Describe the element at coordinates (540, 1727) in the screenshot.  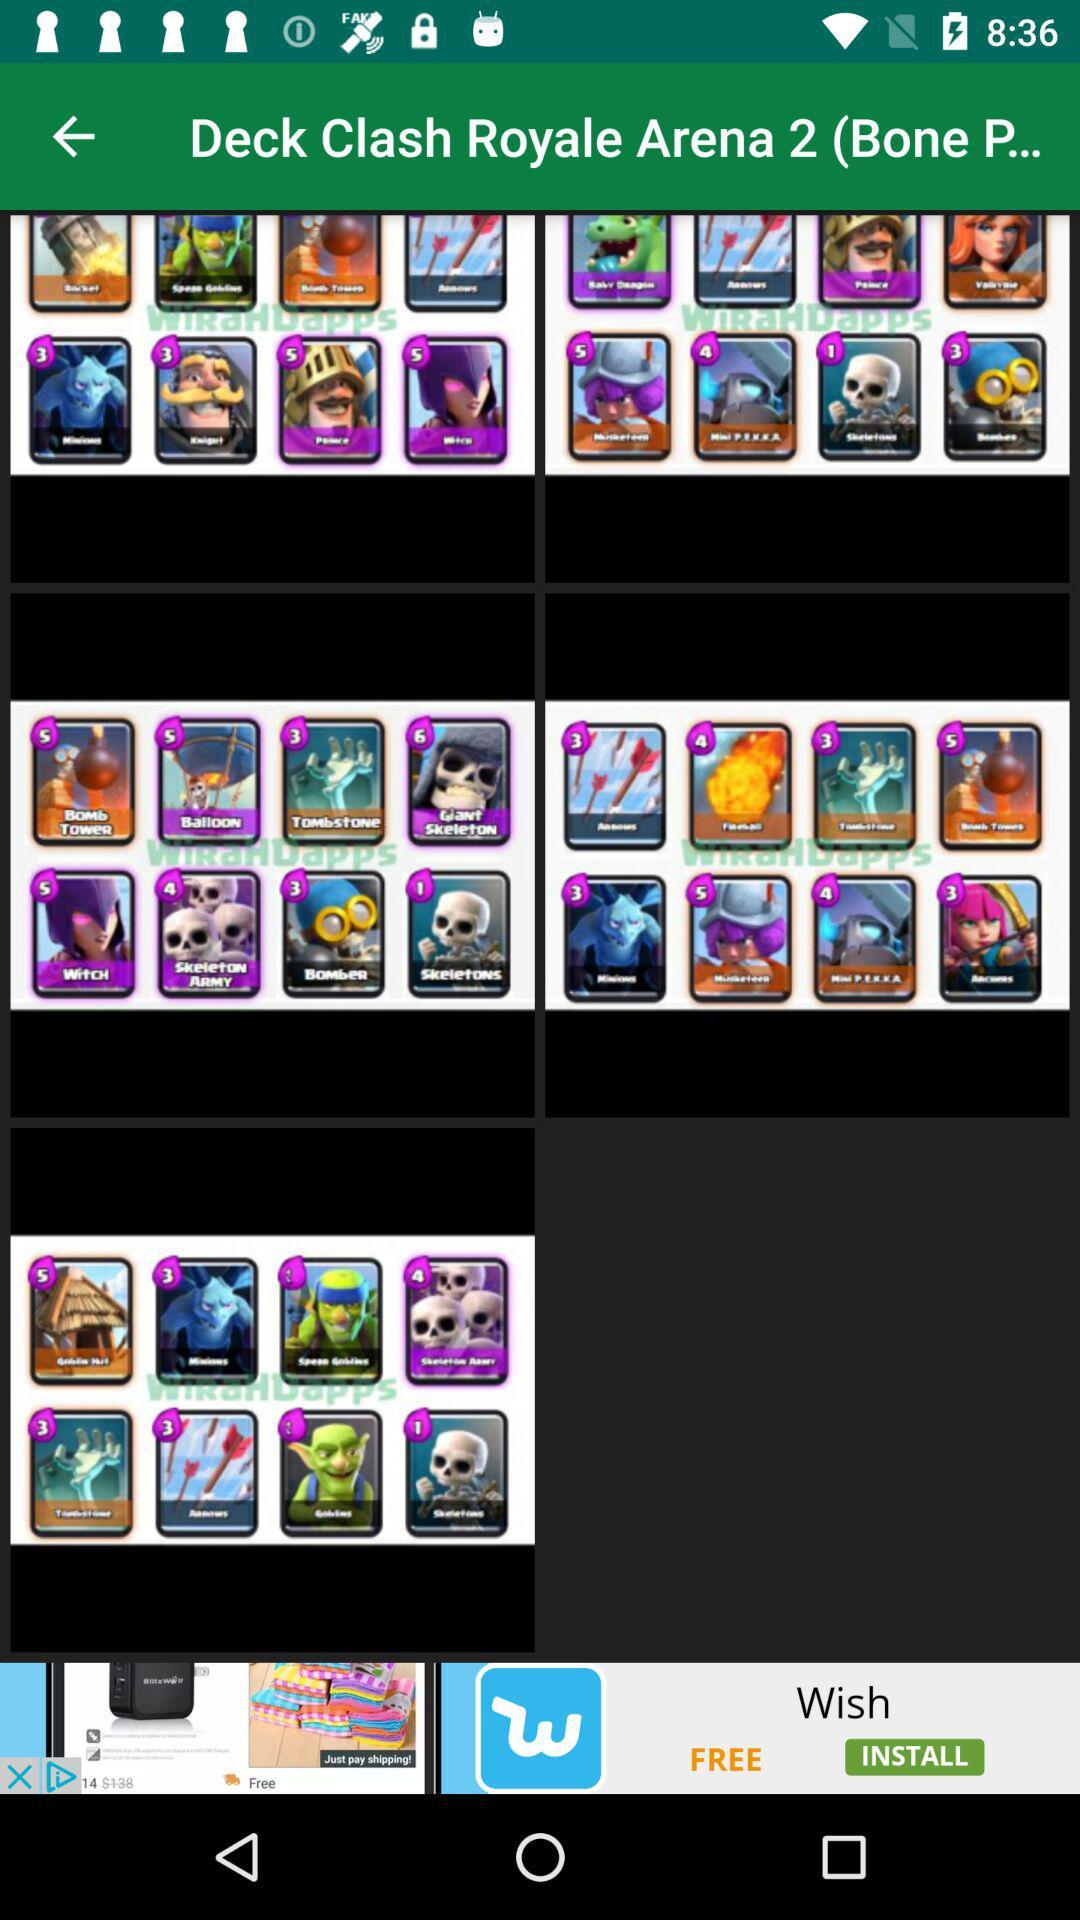
I see `advertisement` at that location.